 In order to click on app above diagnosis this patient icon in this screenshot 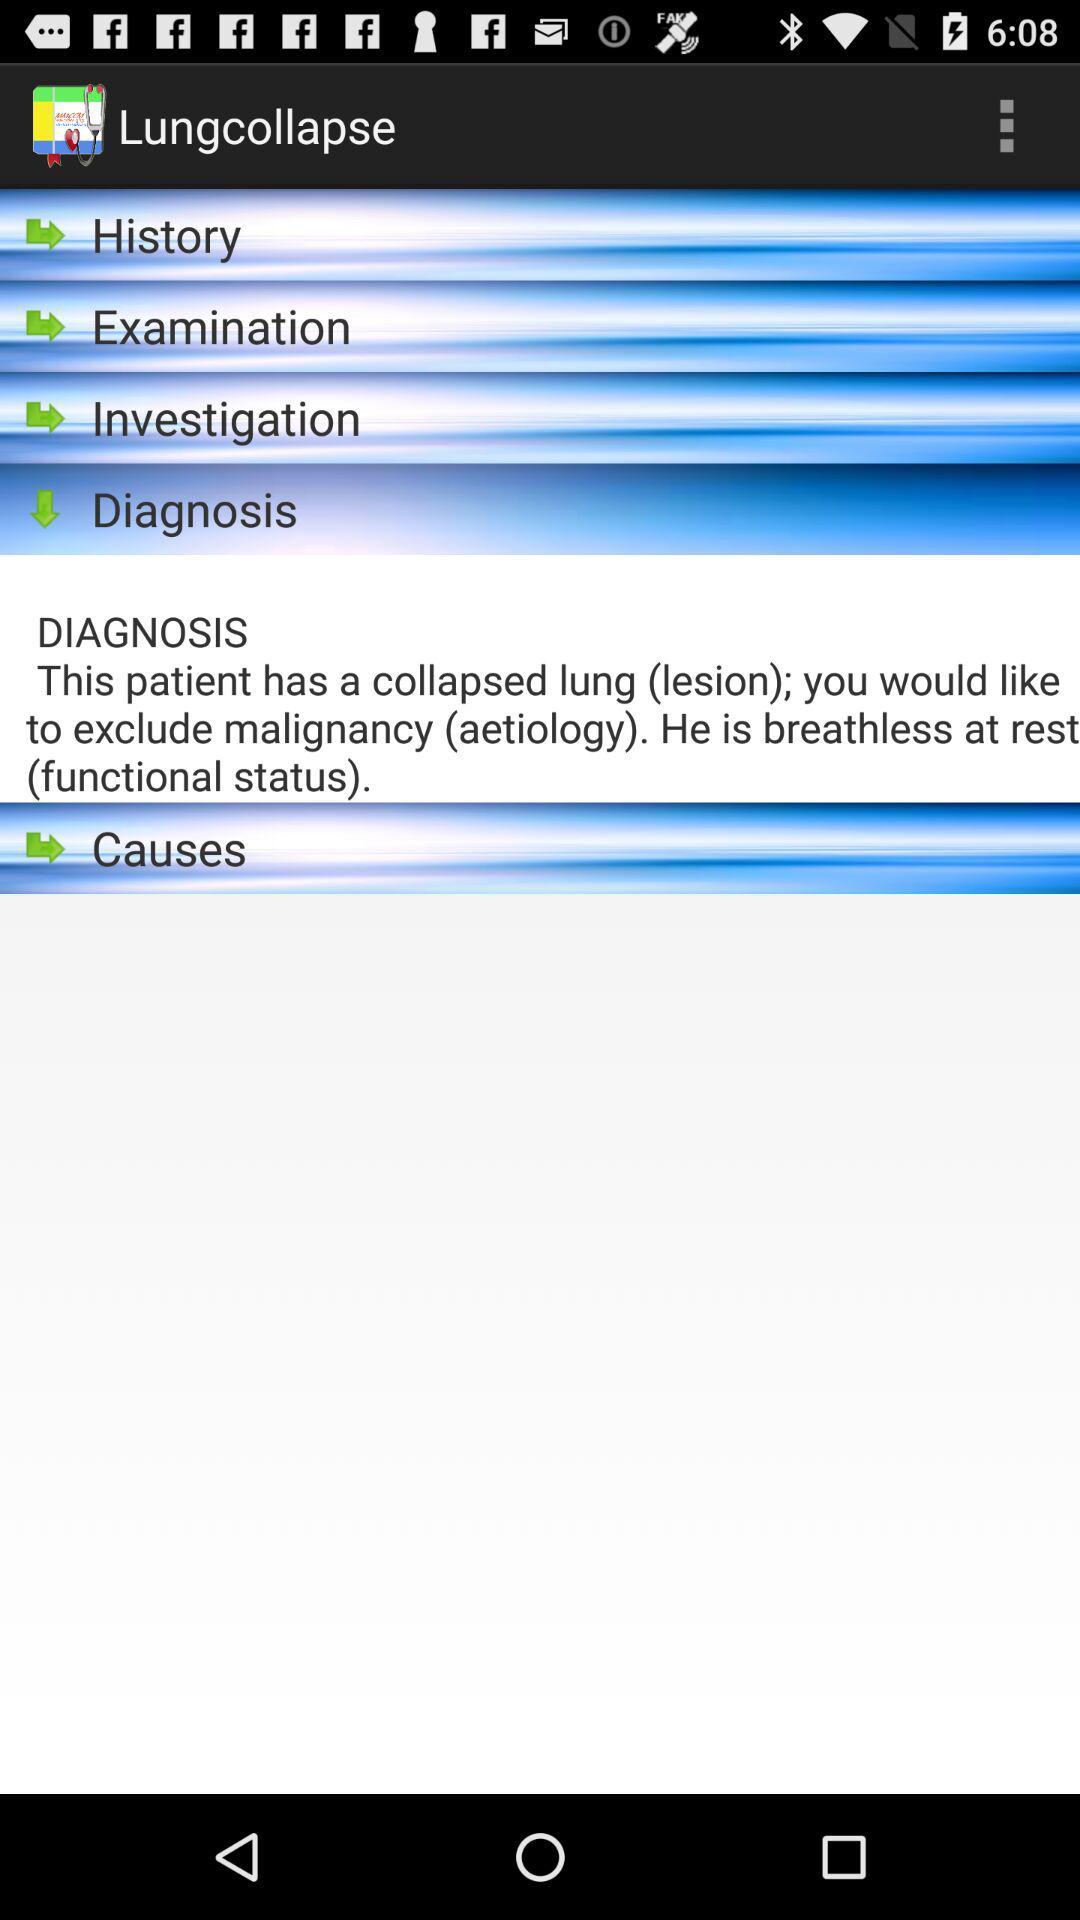, I will do `click(1006, 124)`.